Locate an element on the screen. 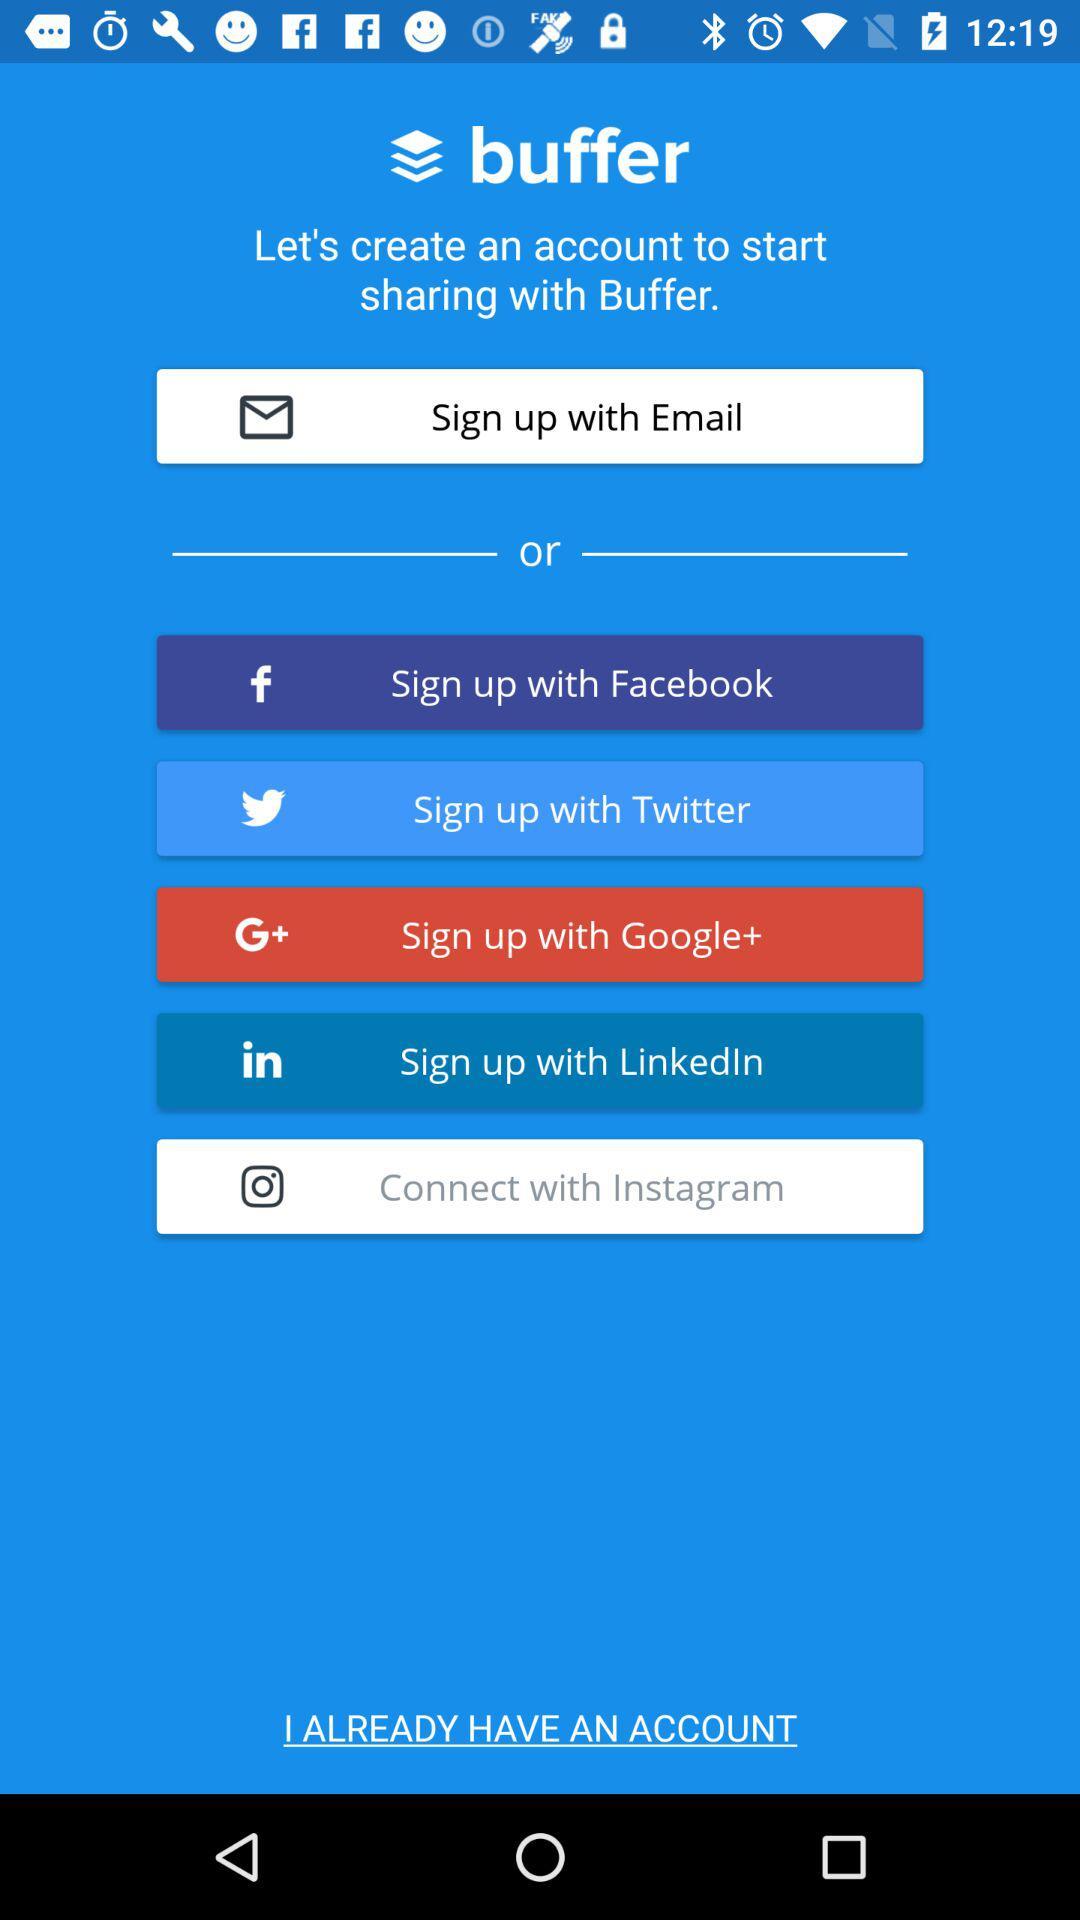 Image resolution: width=1080 pixels, height=1920 pixels. the i already have is located at coordinates (540, 1726).